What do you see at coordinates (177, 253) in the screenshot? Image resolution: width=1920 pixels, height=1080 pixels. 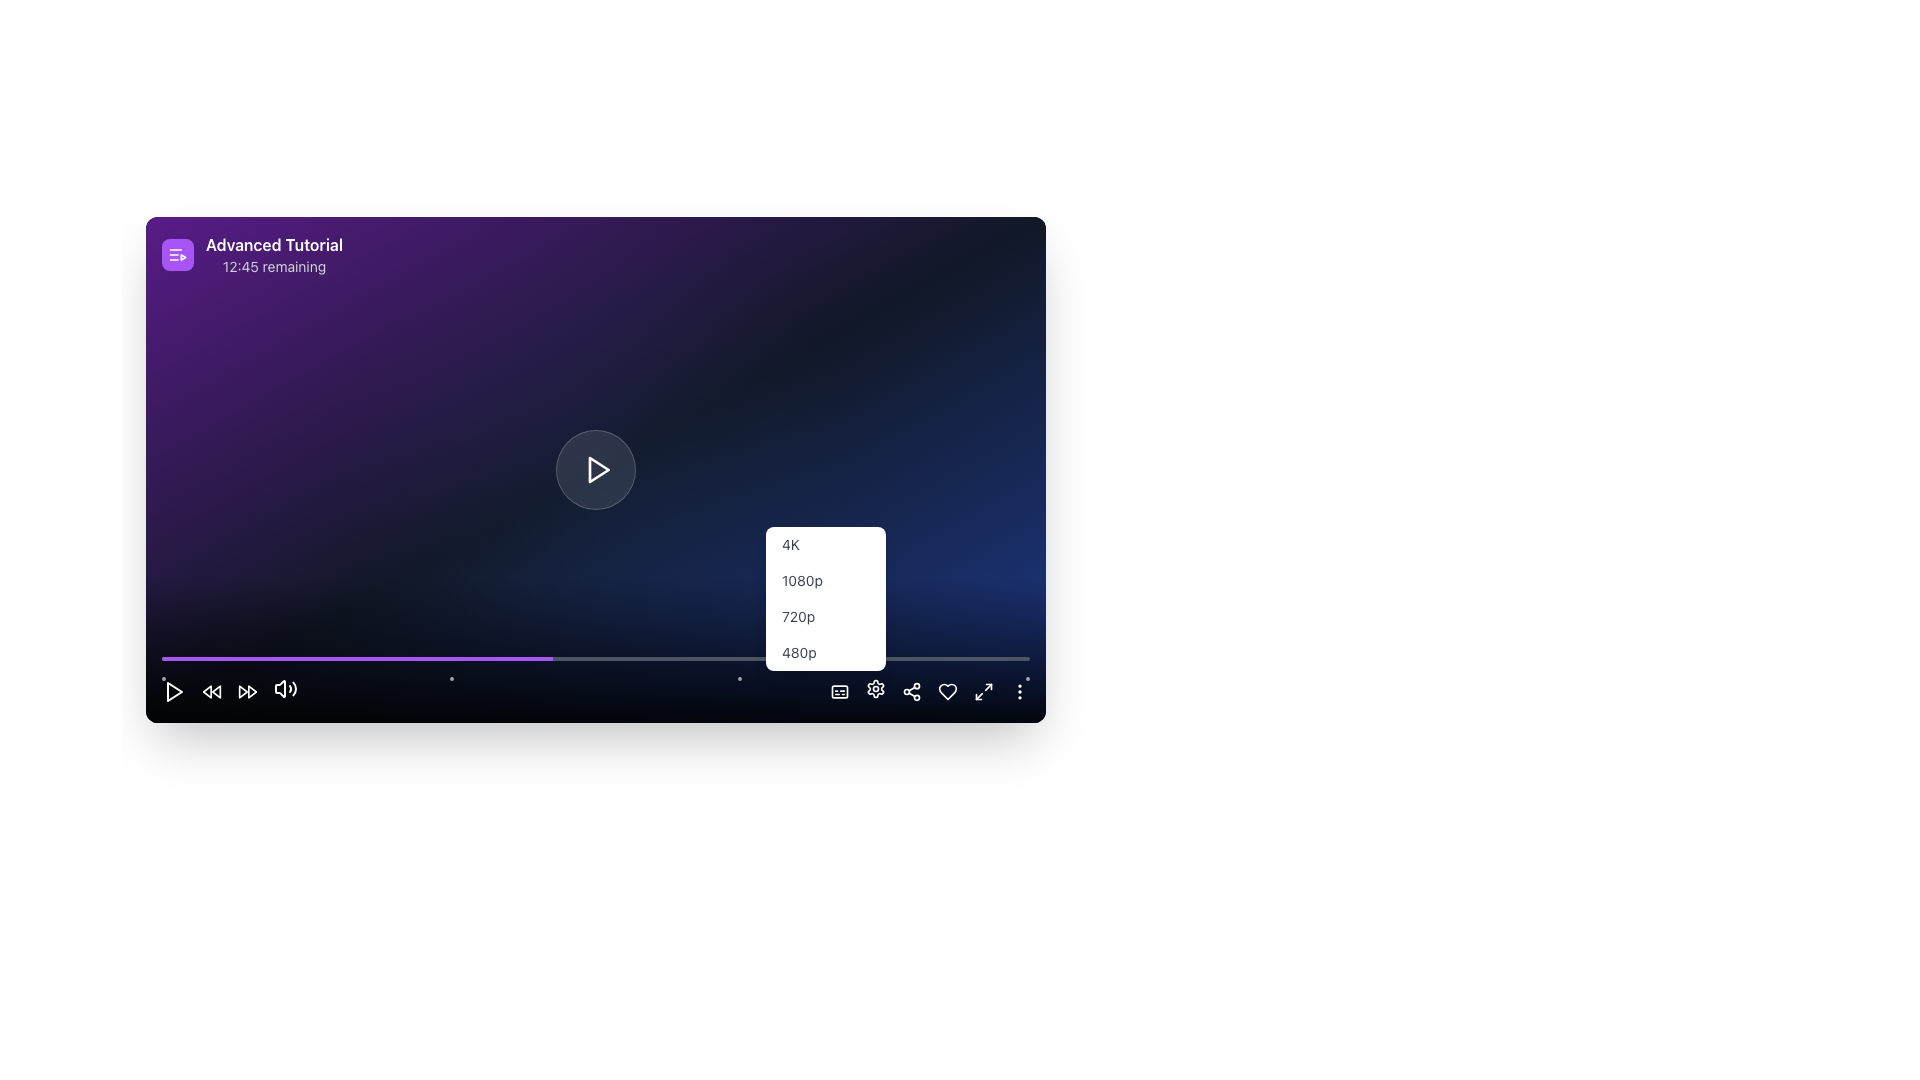 I see `the purple rounded Icon button with a white video playlist icon` at bounding box center [177, 253].